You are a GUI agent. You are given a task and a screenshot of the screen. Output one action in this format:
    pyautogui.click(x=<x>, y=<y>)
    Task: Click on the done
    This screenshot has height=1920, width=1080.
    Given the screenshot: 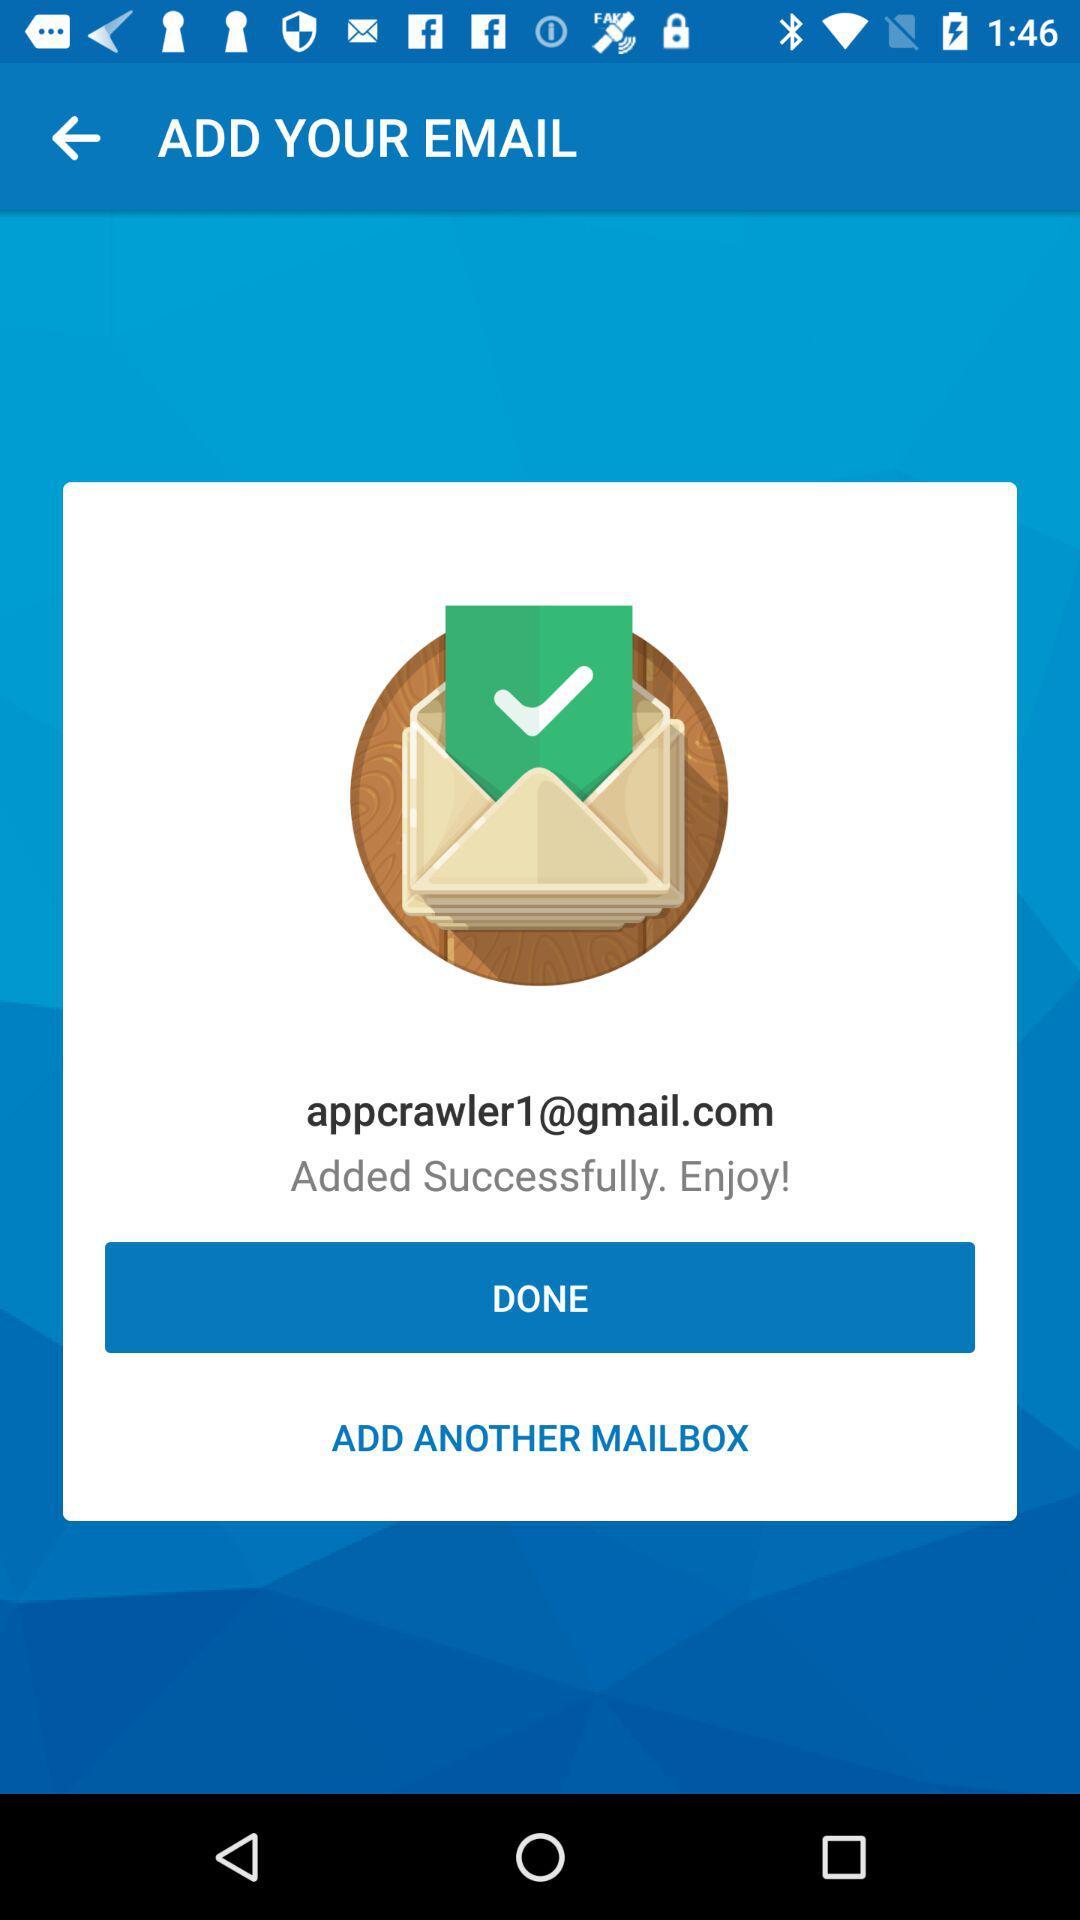 What is the action you would take?
    pyautogui.click(x=540, y=1297)
    